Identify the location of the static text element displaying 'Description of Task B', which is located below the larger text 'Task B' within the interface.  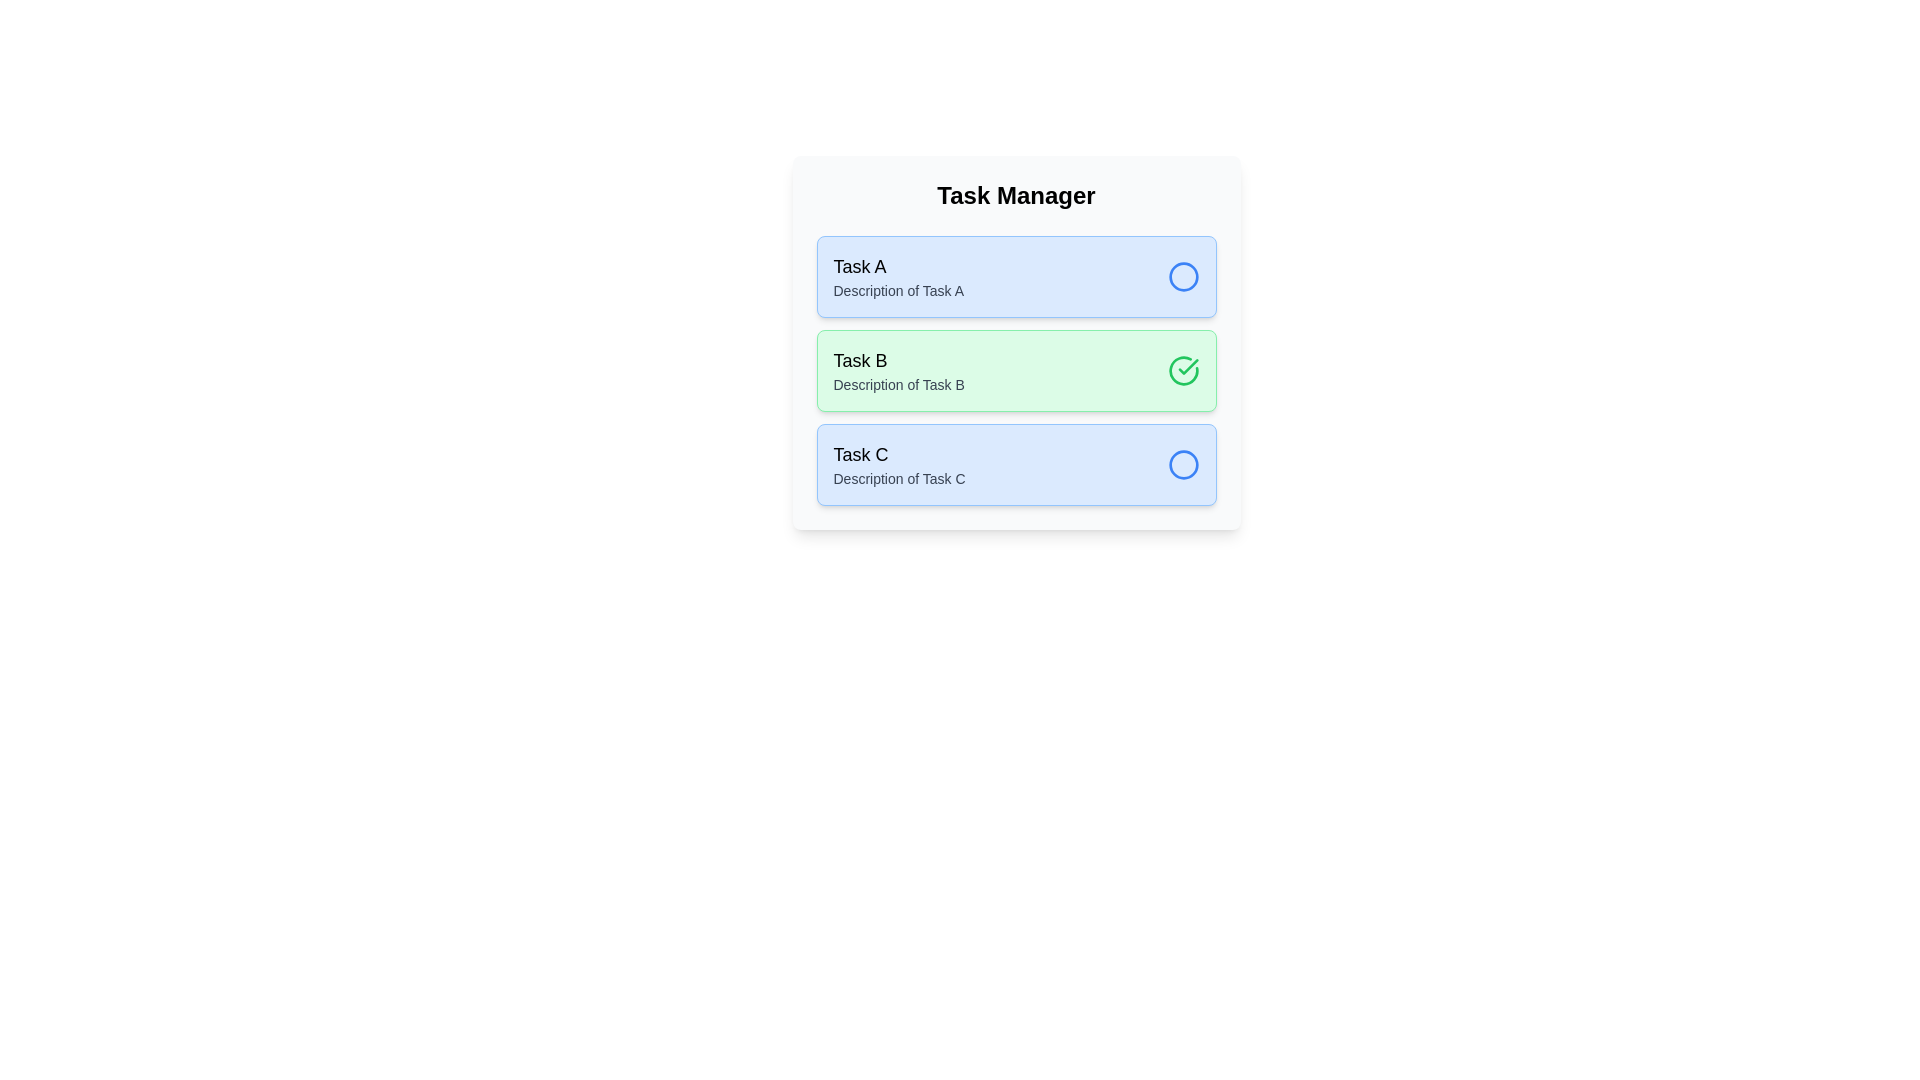
(898, 385).